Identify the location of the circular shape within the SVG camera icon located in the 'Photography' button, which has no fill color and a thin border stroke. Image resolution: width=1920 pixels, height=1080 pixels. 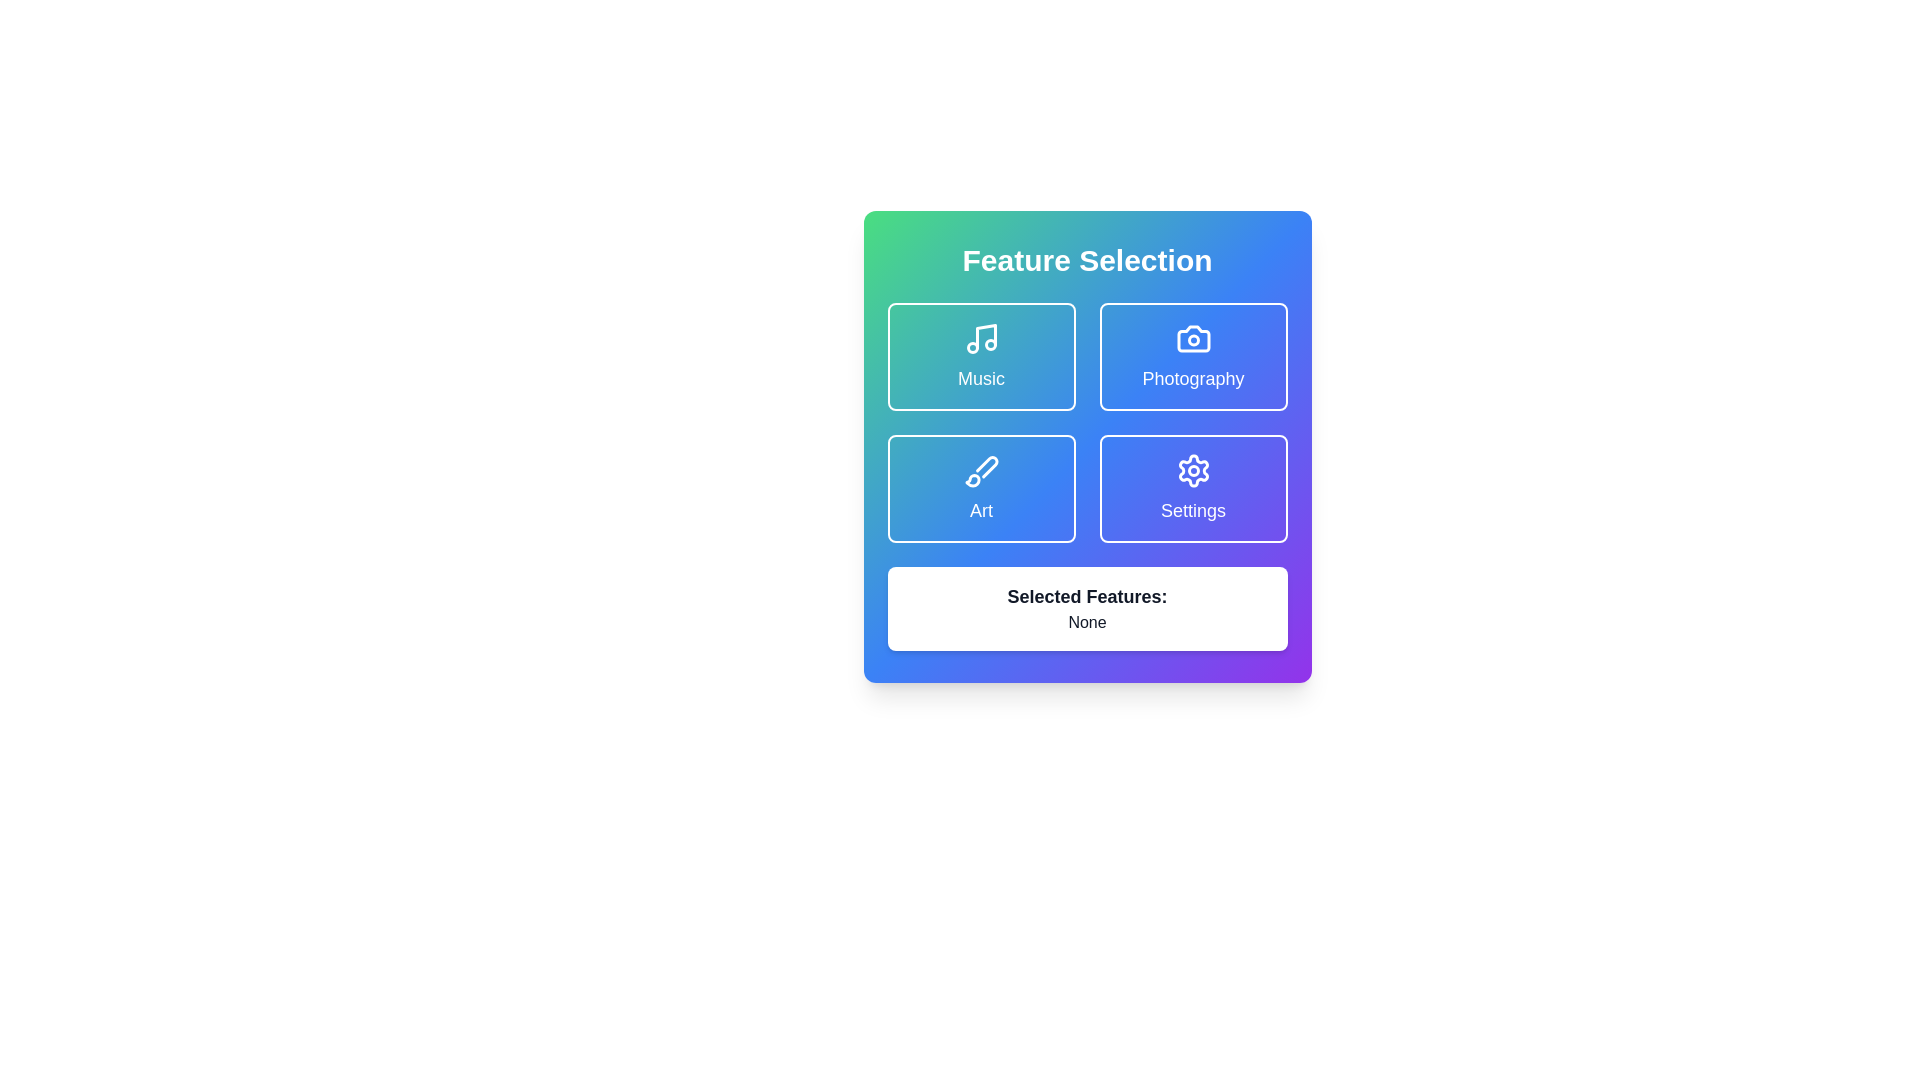
(1193, 339).